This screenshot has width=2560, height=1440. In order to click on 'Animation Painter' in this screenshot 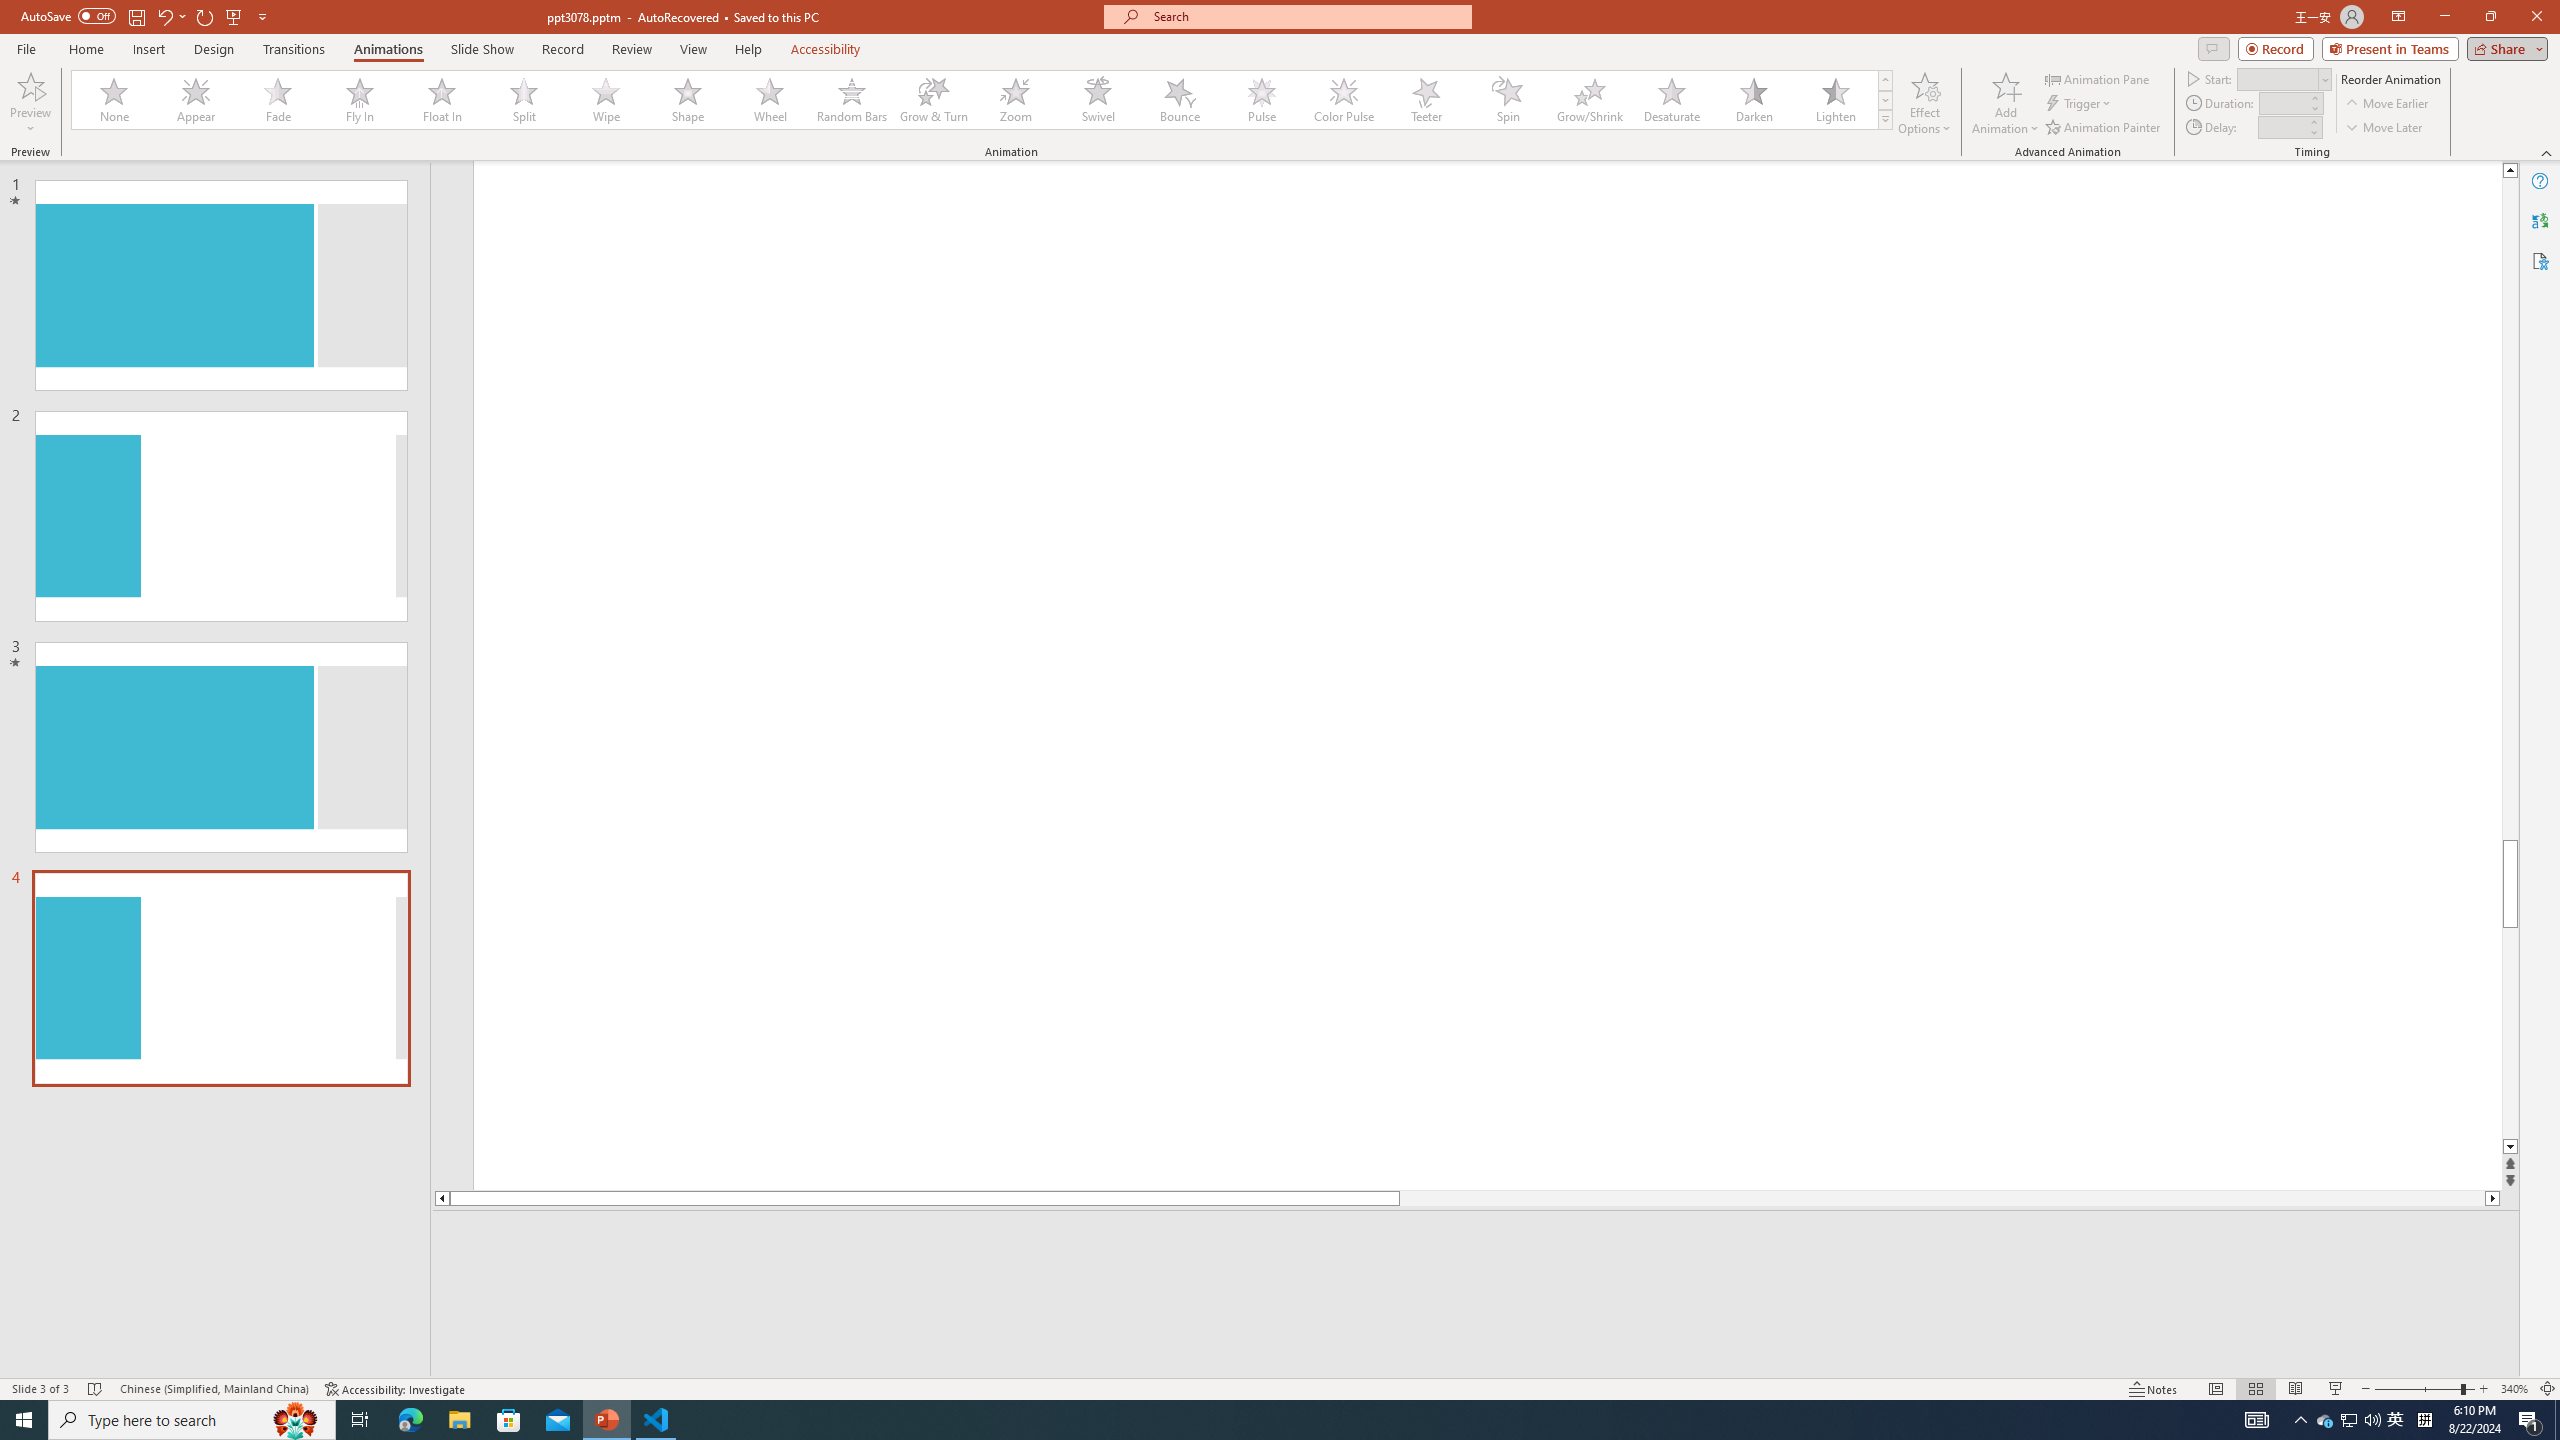, I will do `click(2103, 127)`.